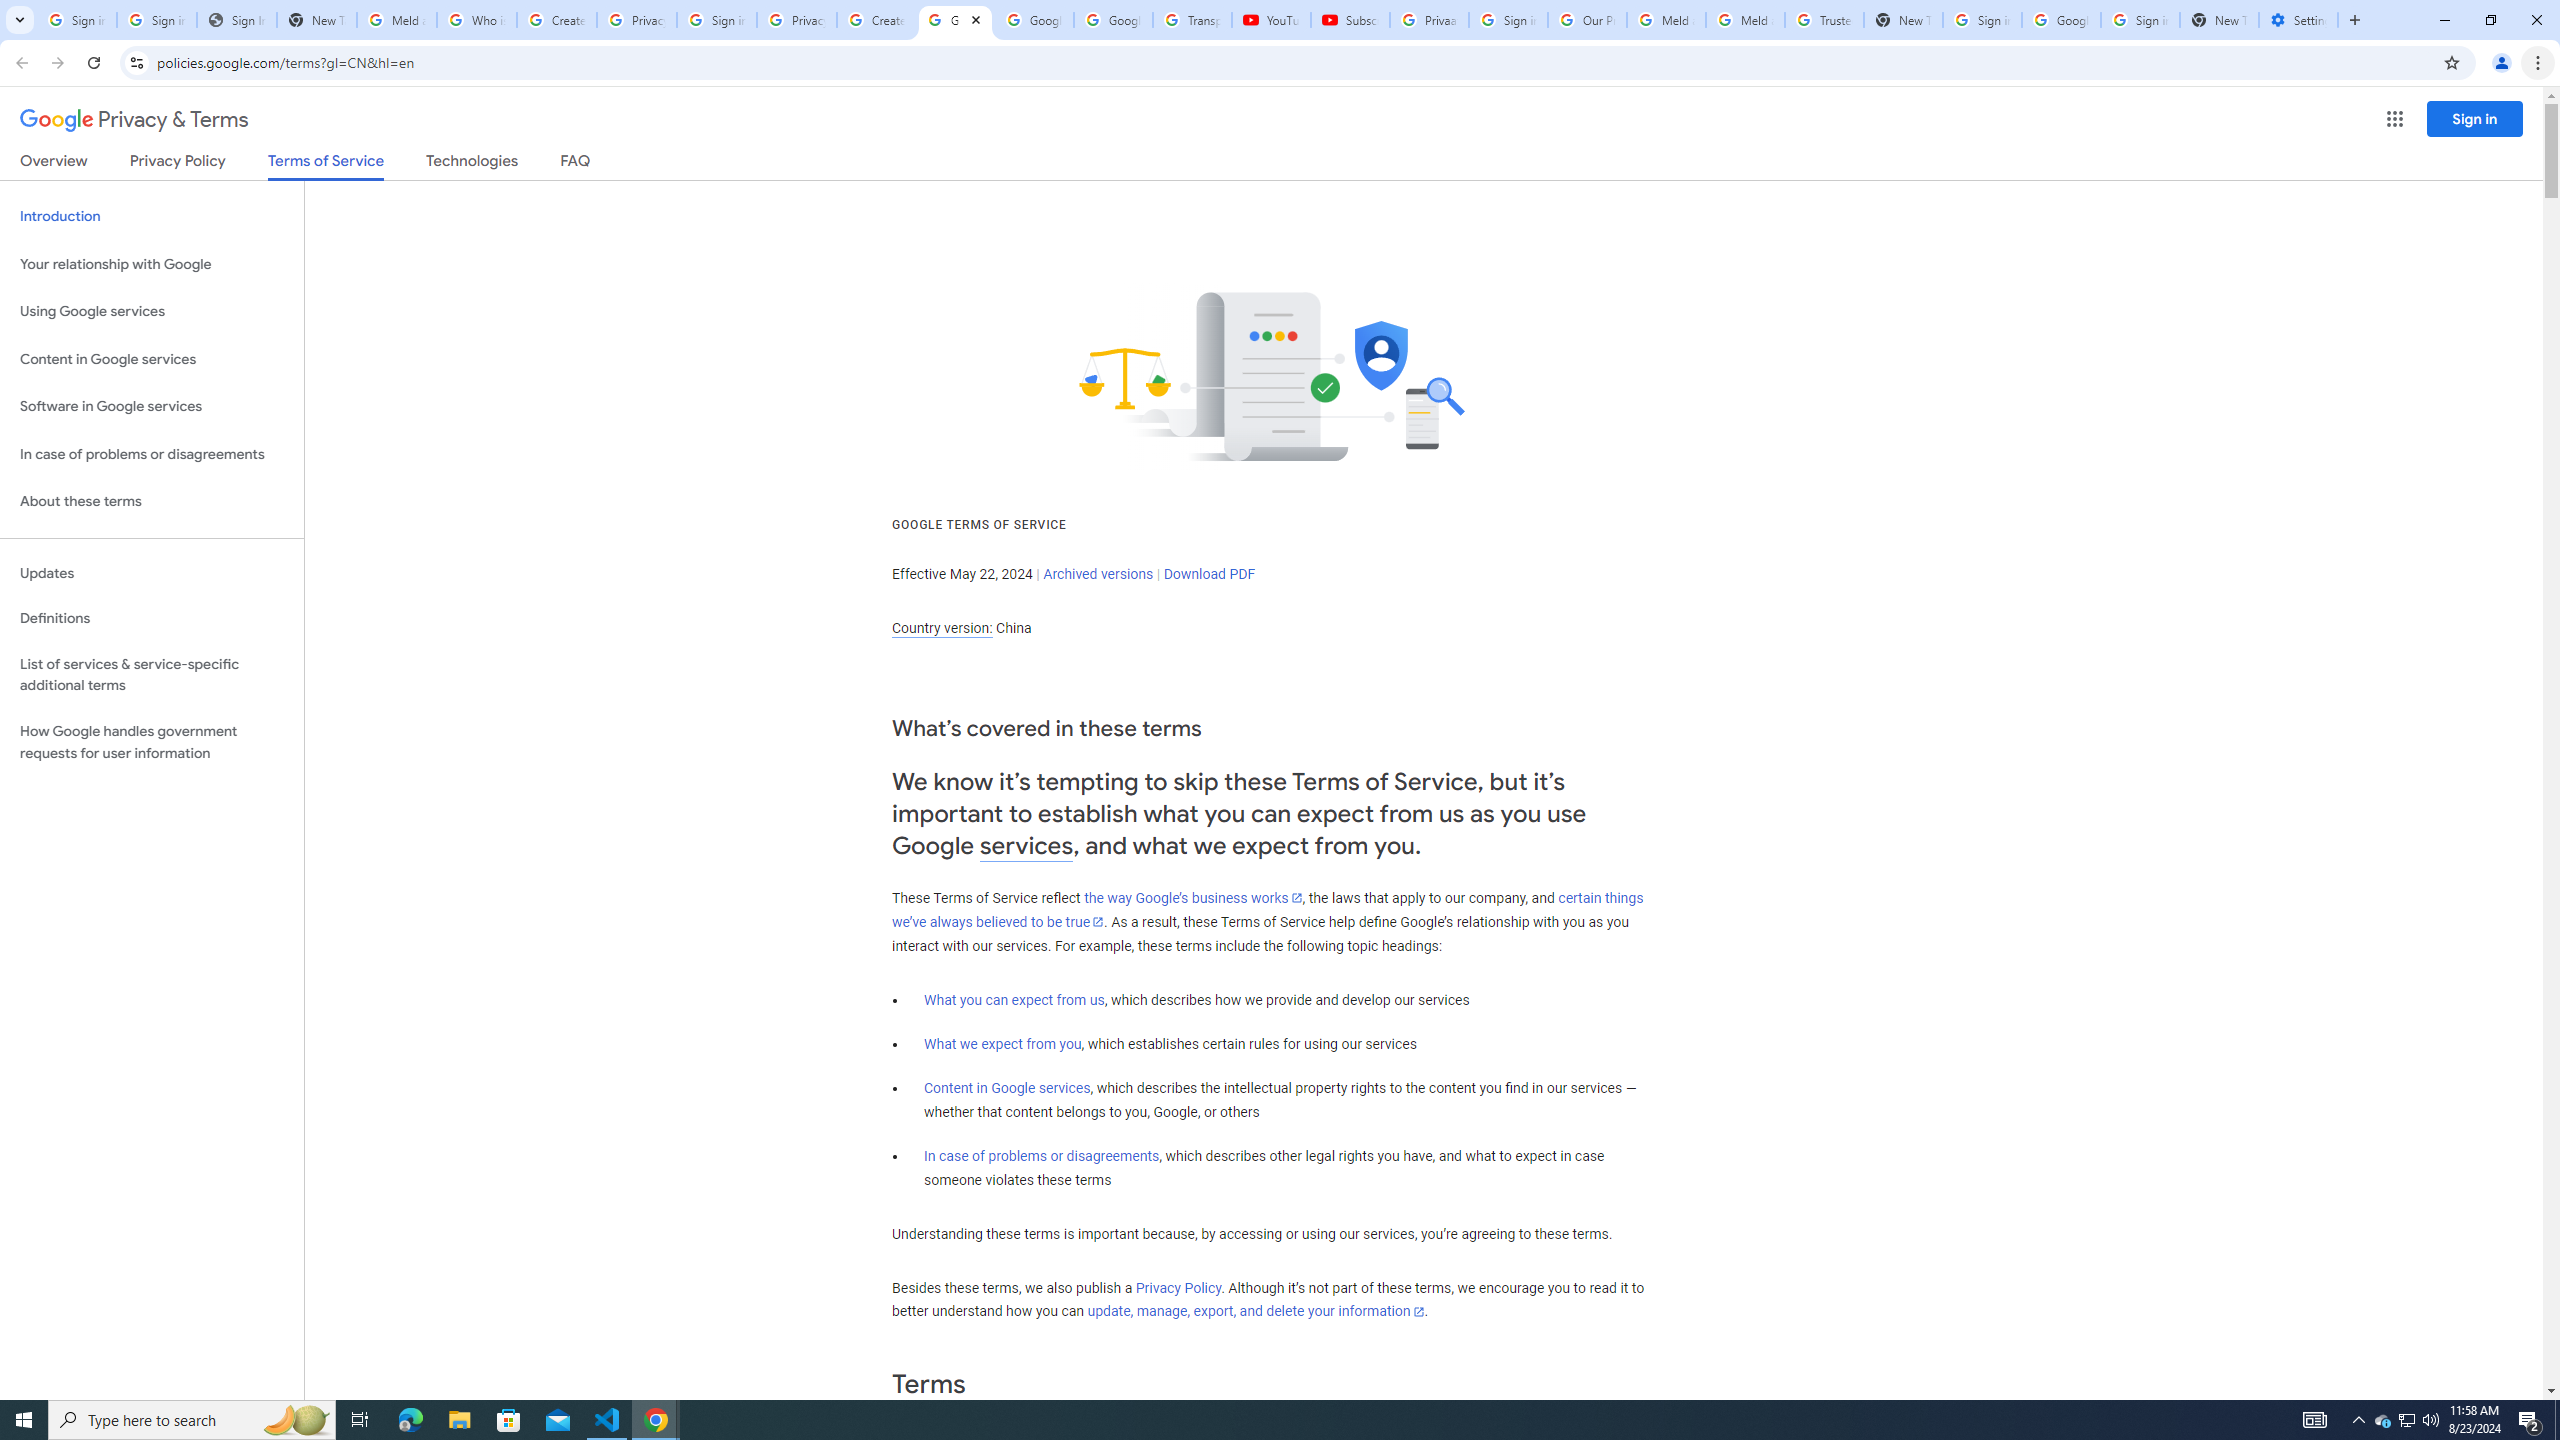 Image resolution: width=2560 pixels, height=1440 pixels. Describe the element at coordinates (575, 164) in the screenshot. I see `'FAQ'` at that location.